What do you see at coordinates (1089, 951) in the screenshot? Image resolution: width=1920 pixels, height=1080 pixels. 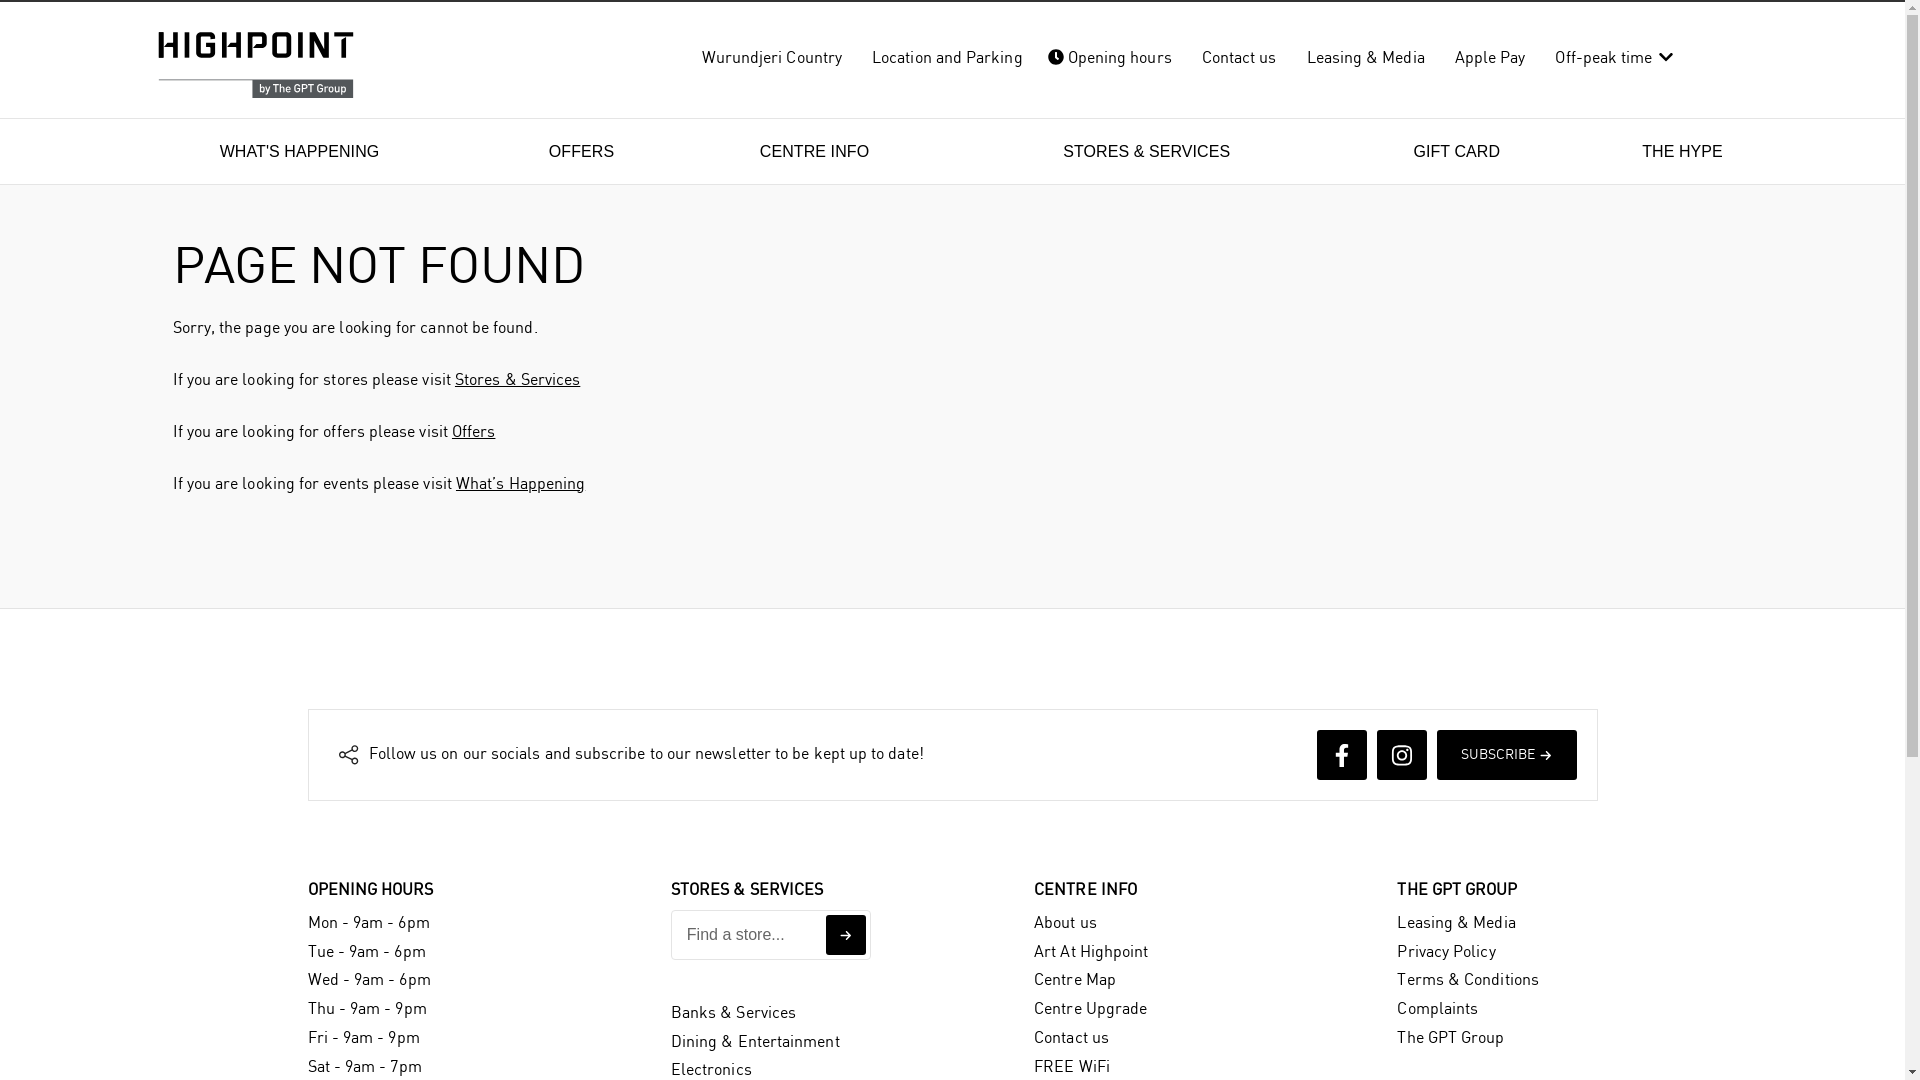 I see `'Art At Highpoint'` at bounding box center [1089, 951].